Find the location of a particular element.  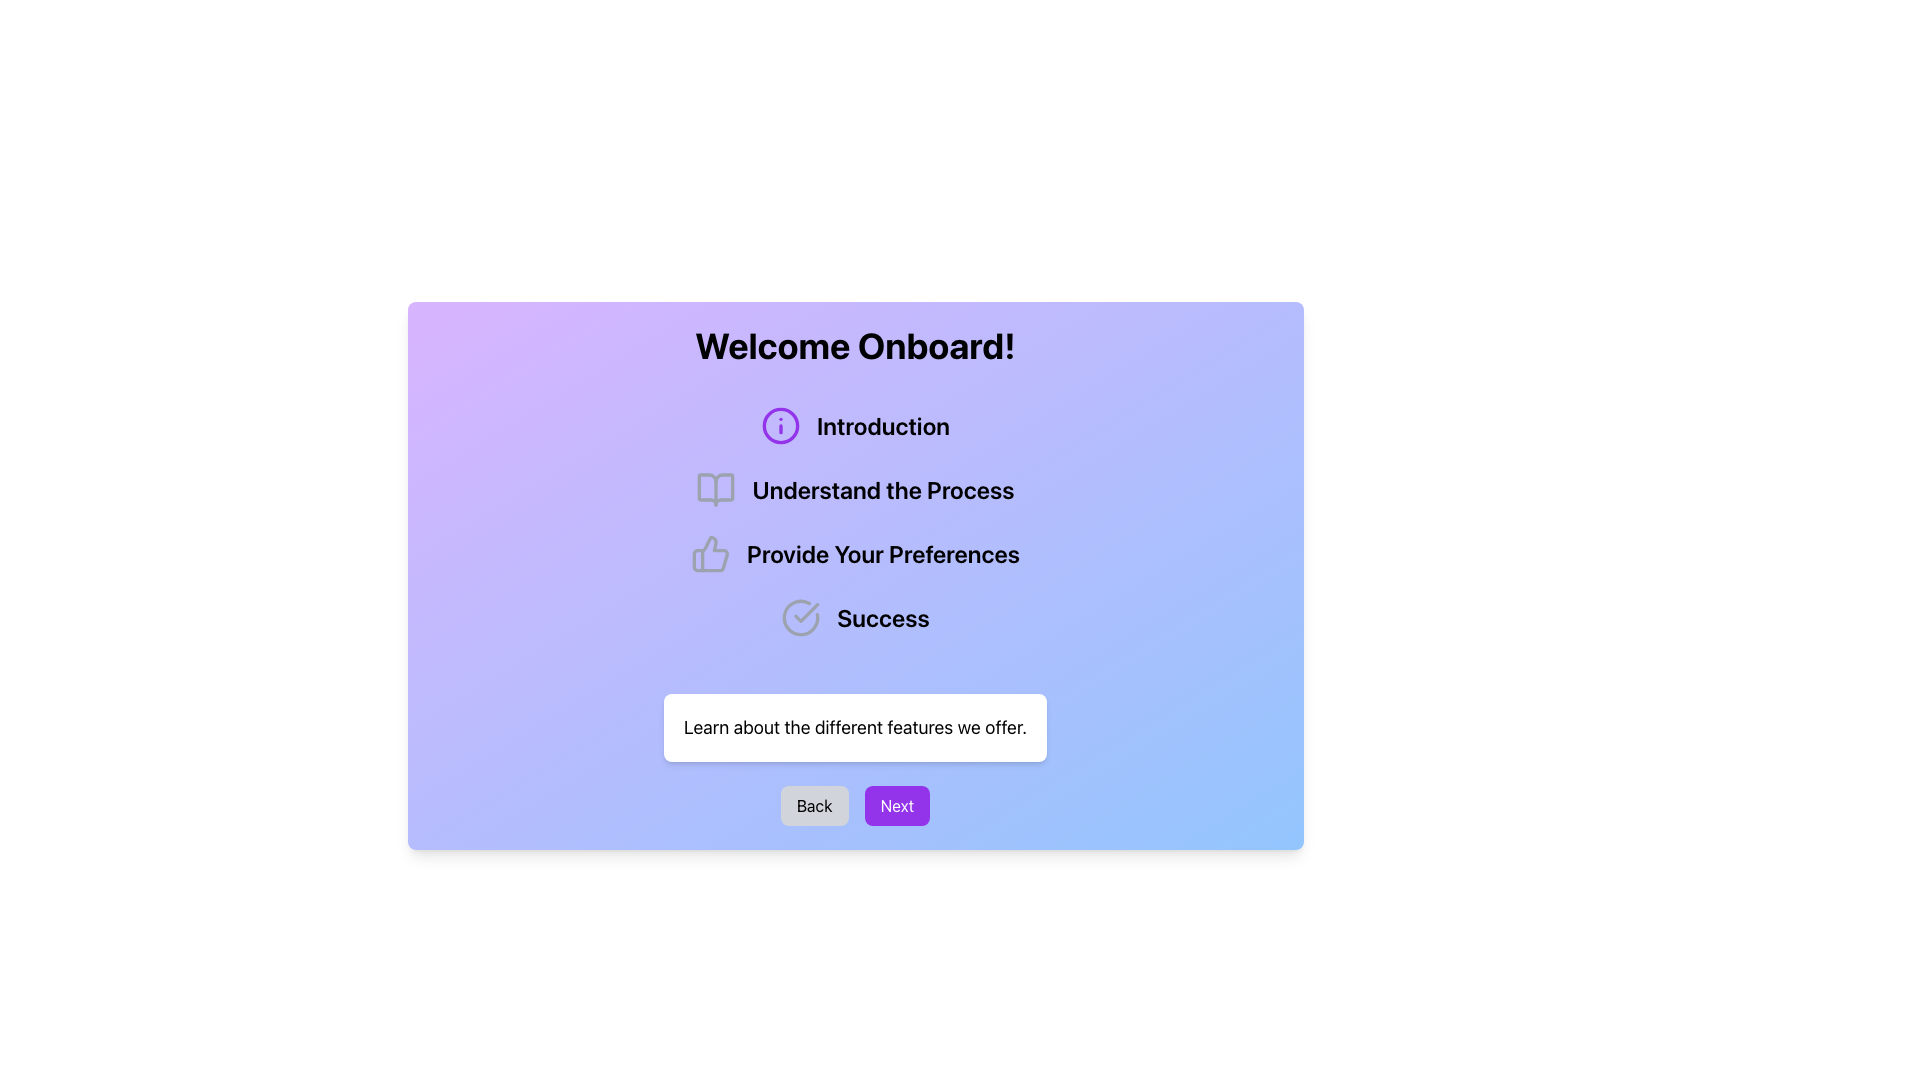

the 'Back' button, which is a rectangular button with rounded corners, light gray color, and contains the text 'Back' centered within it is located at coordinates (814, 805).